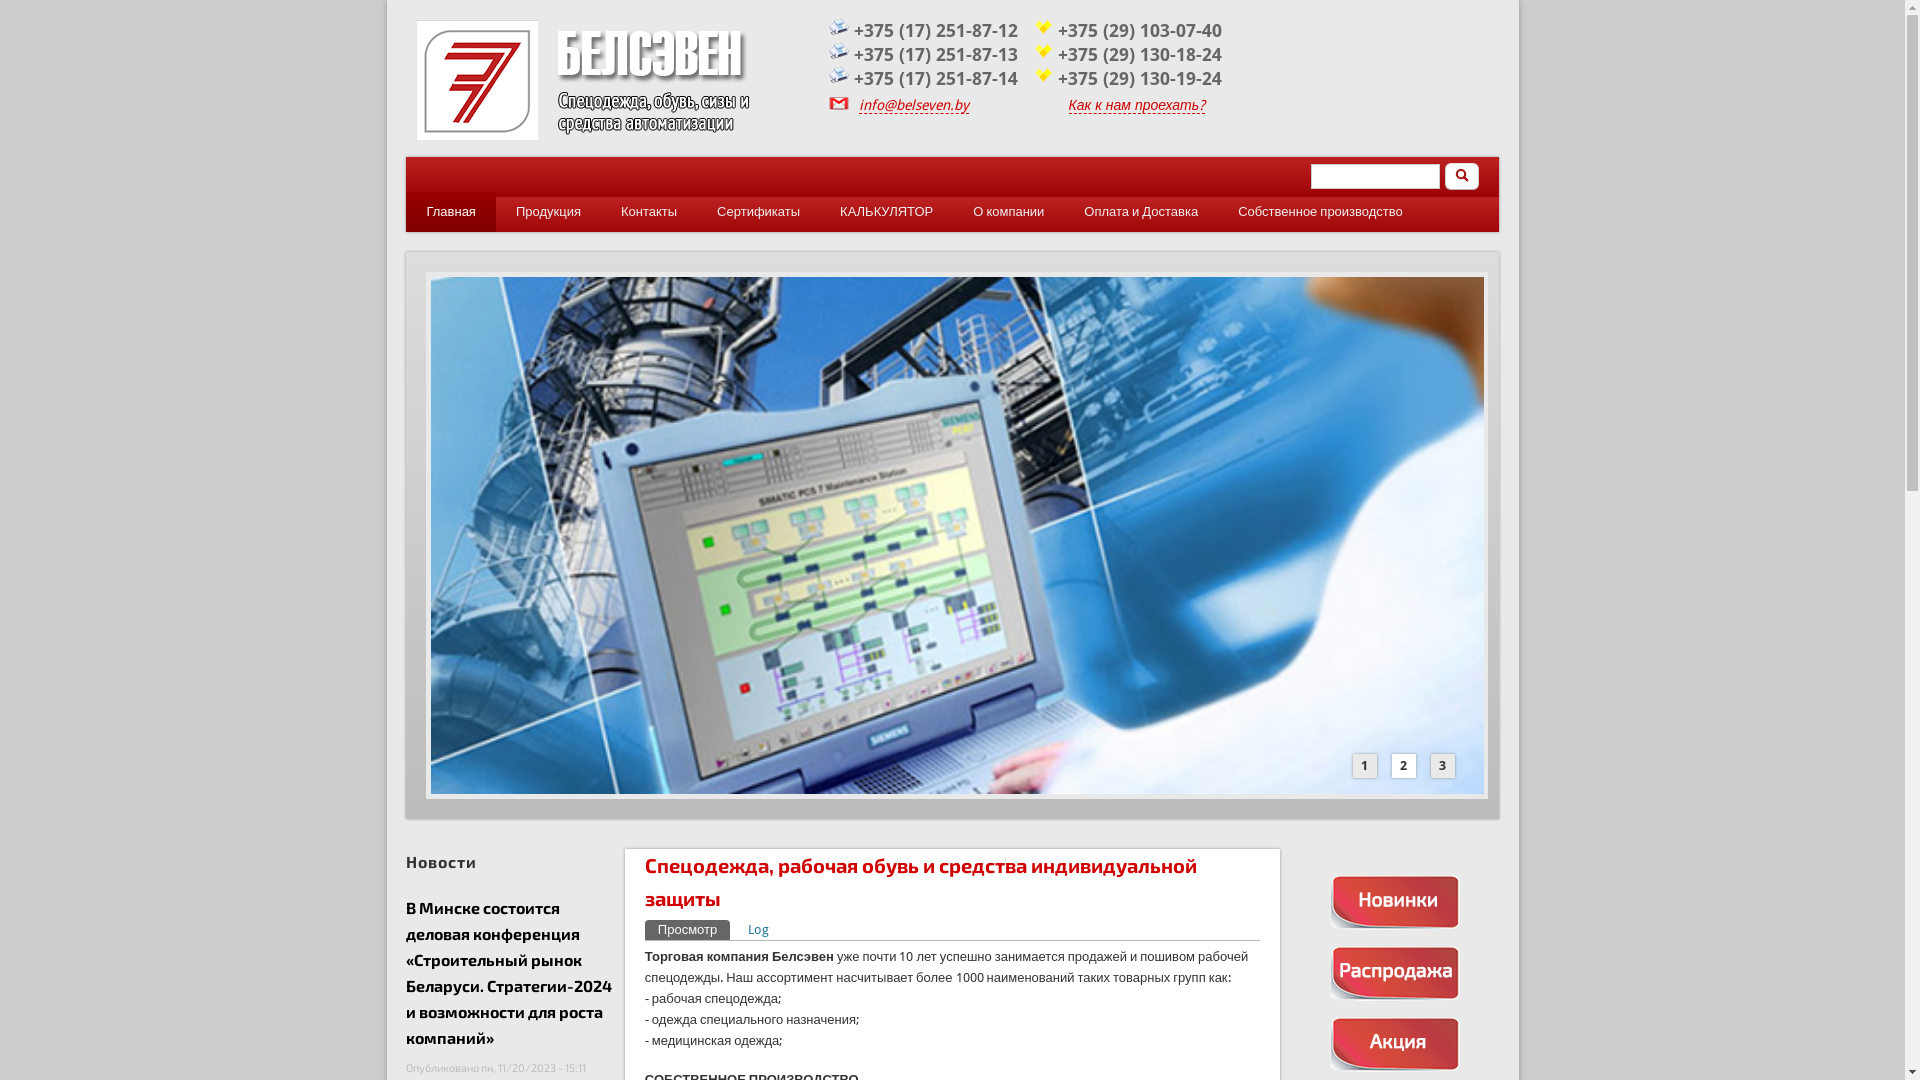 This screenshot has width=1920, height=1080. Describe the element at coordinates (1429, 765) in the screenshot. I see `'3'` at that location.